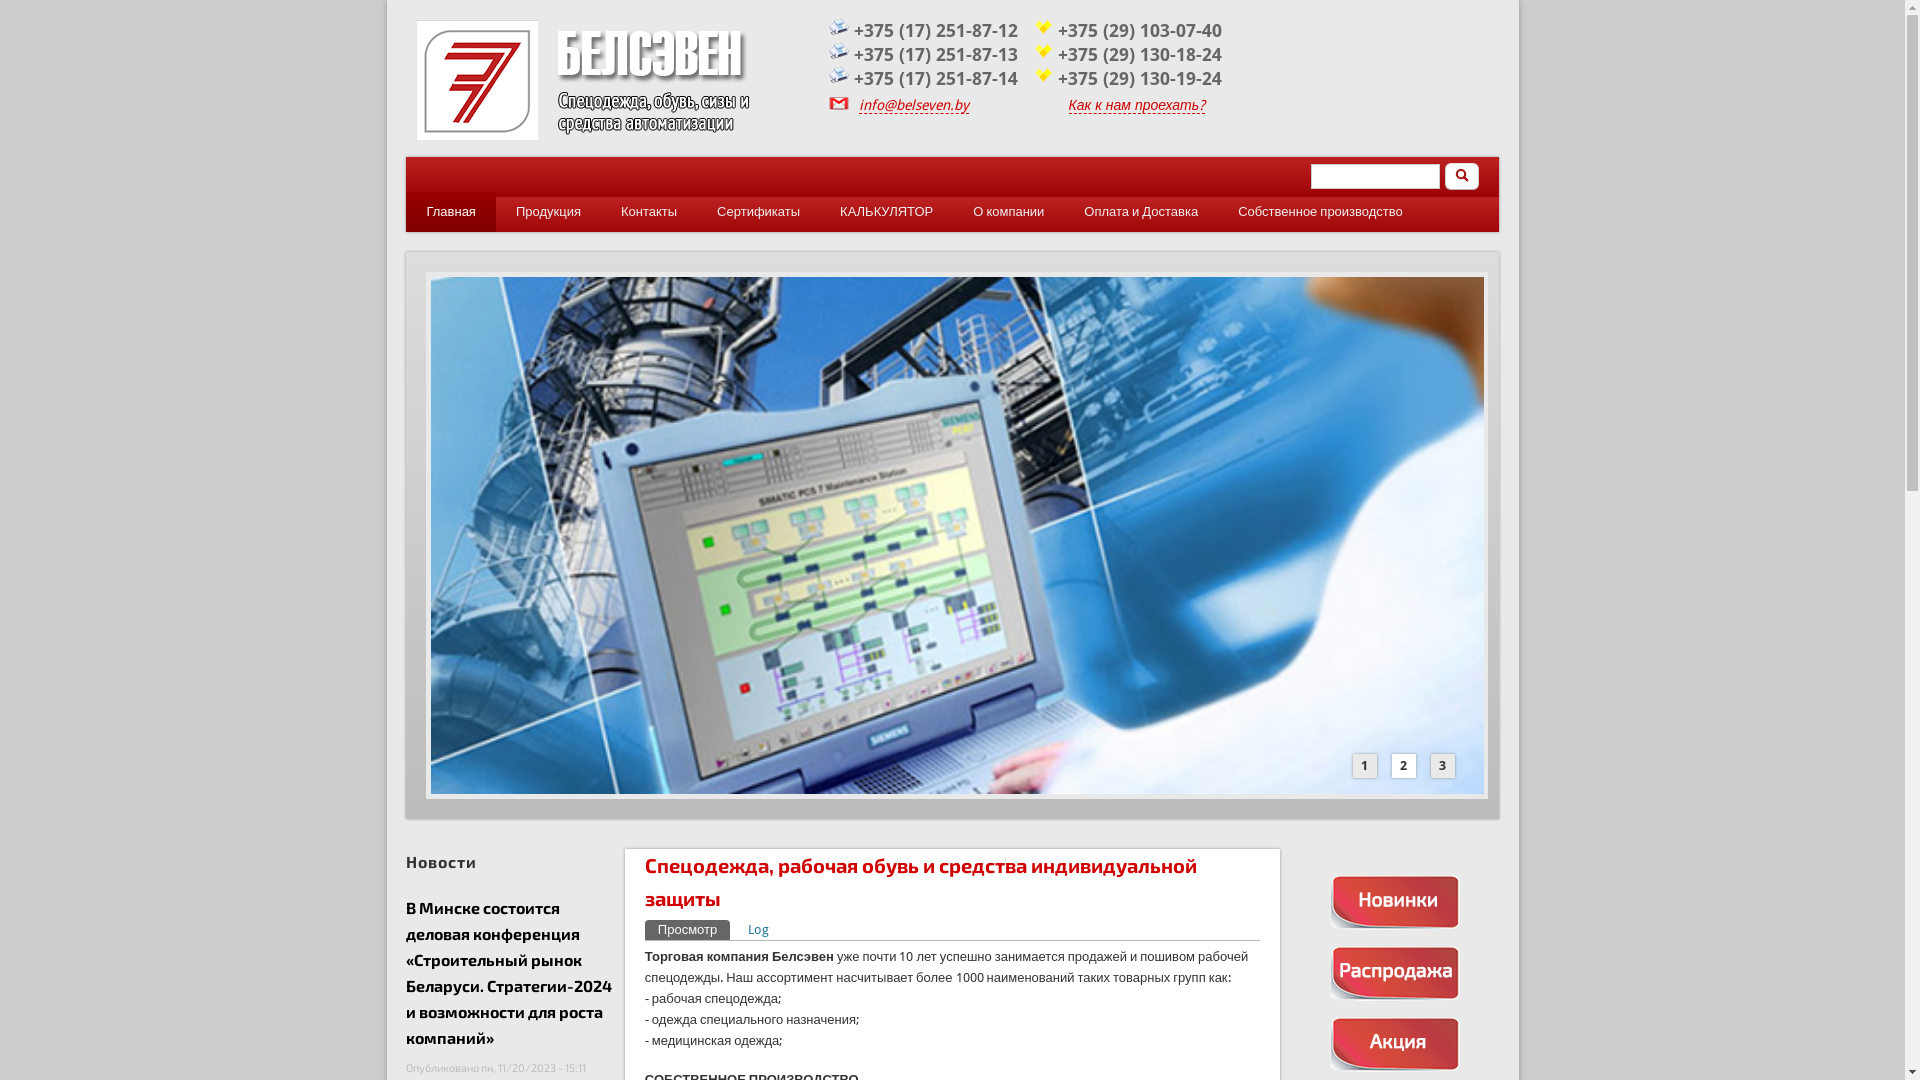 This screenshot has width=1920, height=1080. Describe the element at coordinates (1429, 765) in the screenshot. I see `'3'` at that location.